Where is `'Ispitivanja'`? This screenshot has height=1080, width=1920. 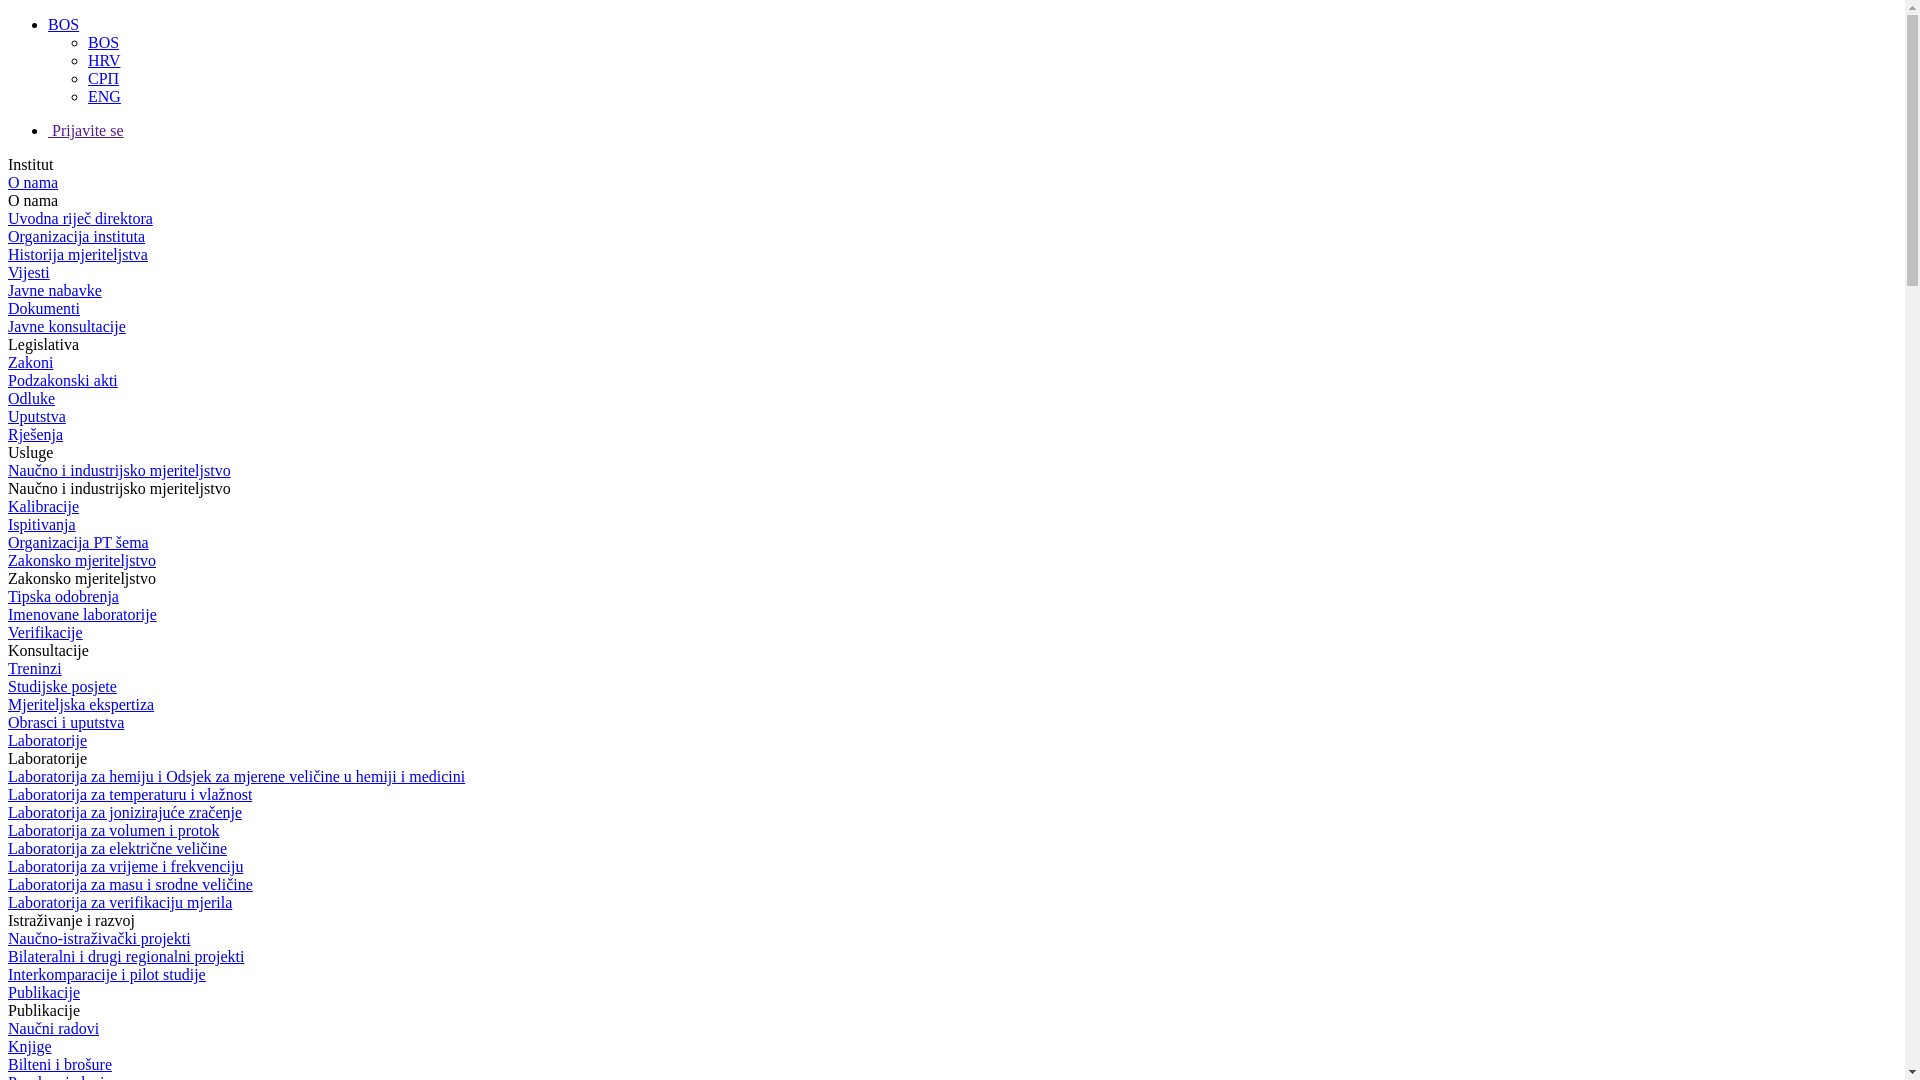 'Ispitivanja' is located at coordinates (42, 523).